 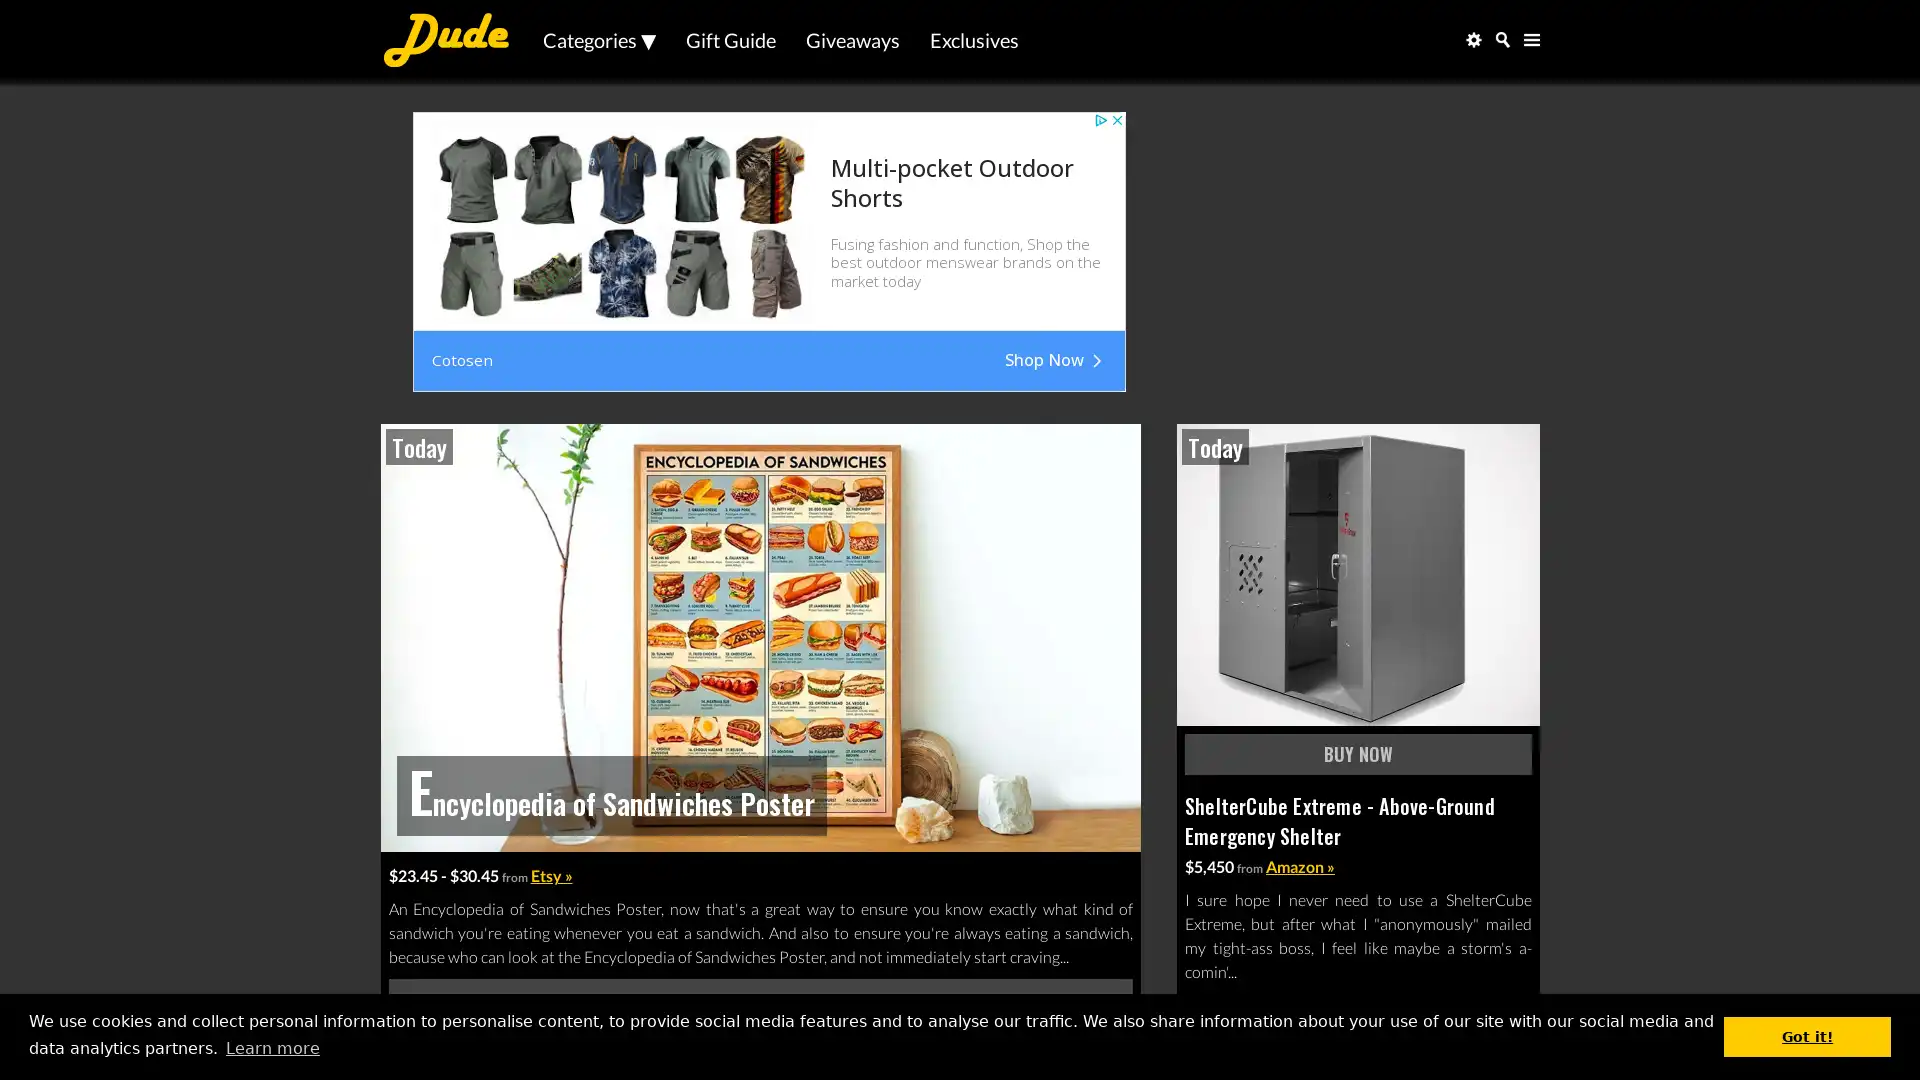 What do you see at coordinates (1807, 1035) in the screenshot?
I see `dismiss cookie message` at bounding box center [1807, 1035].